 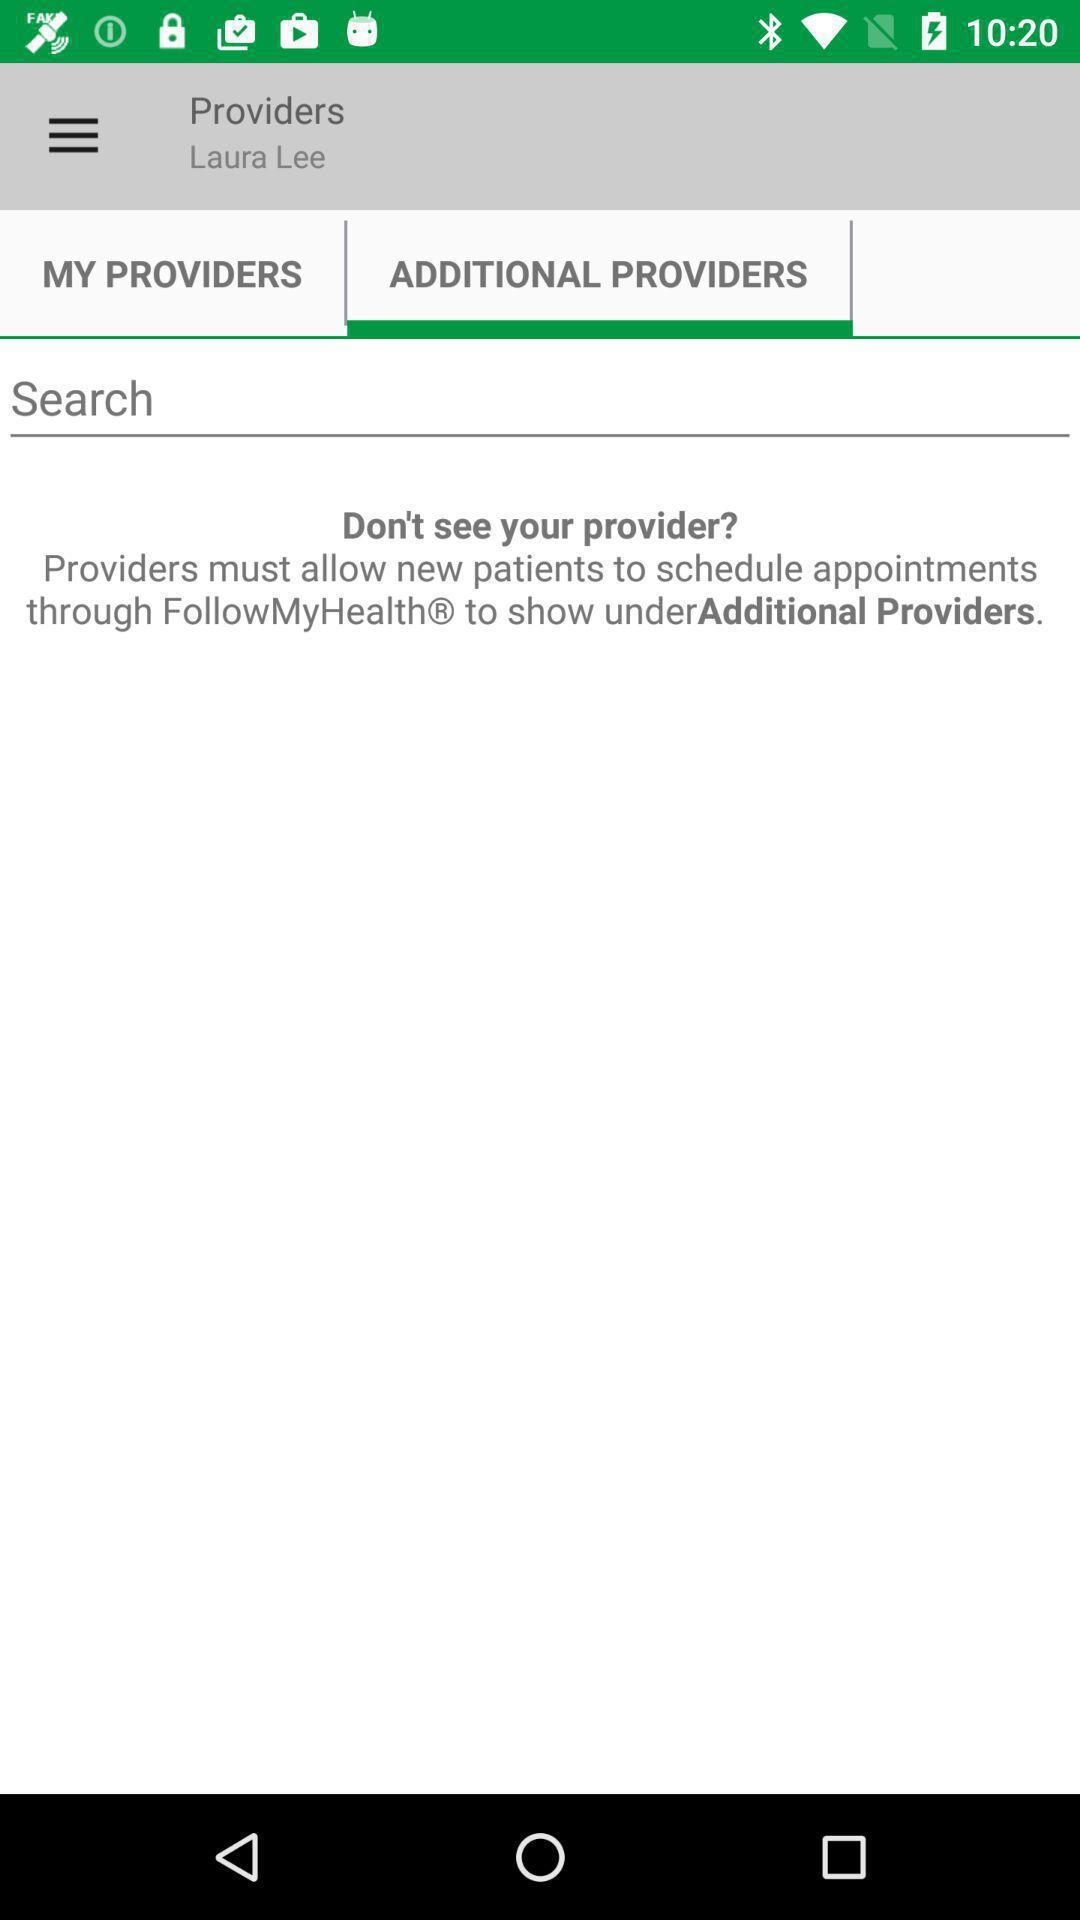 I want to click on search option using keywords, so click(x=540, y=398).